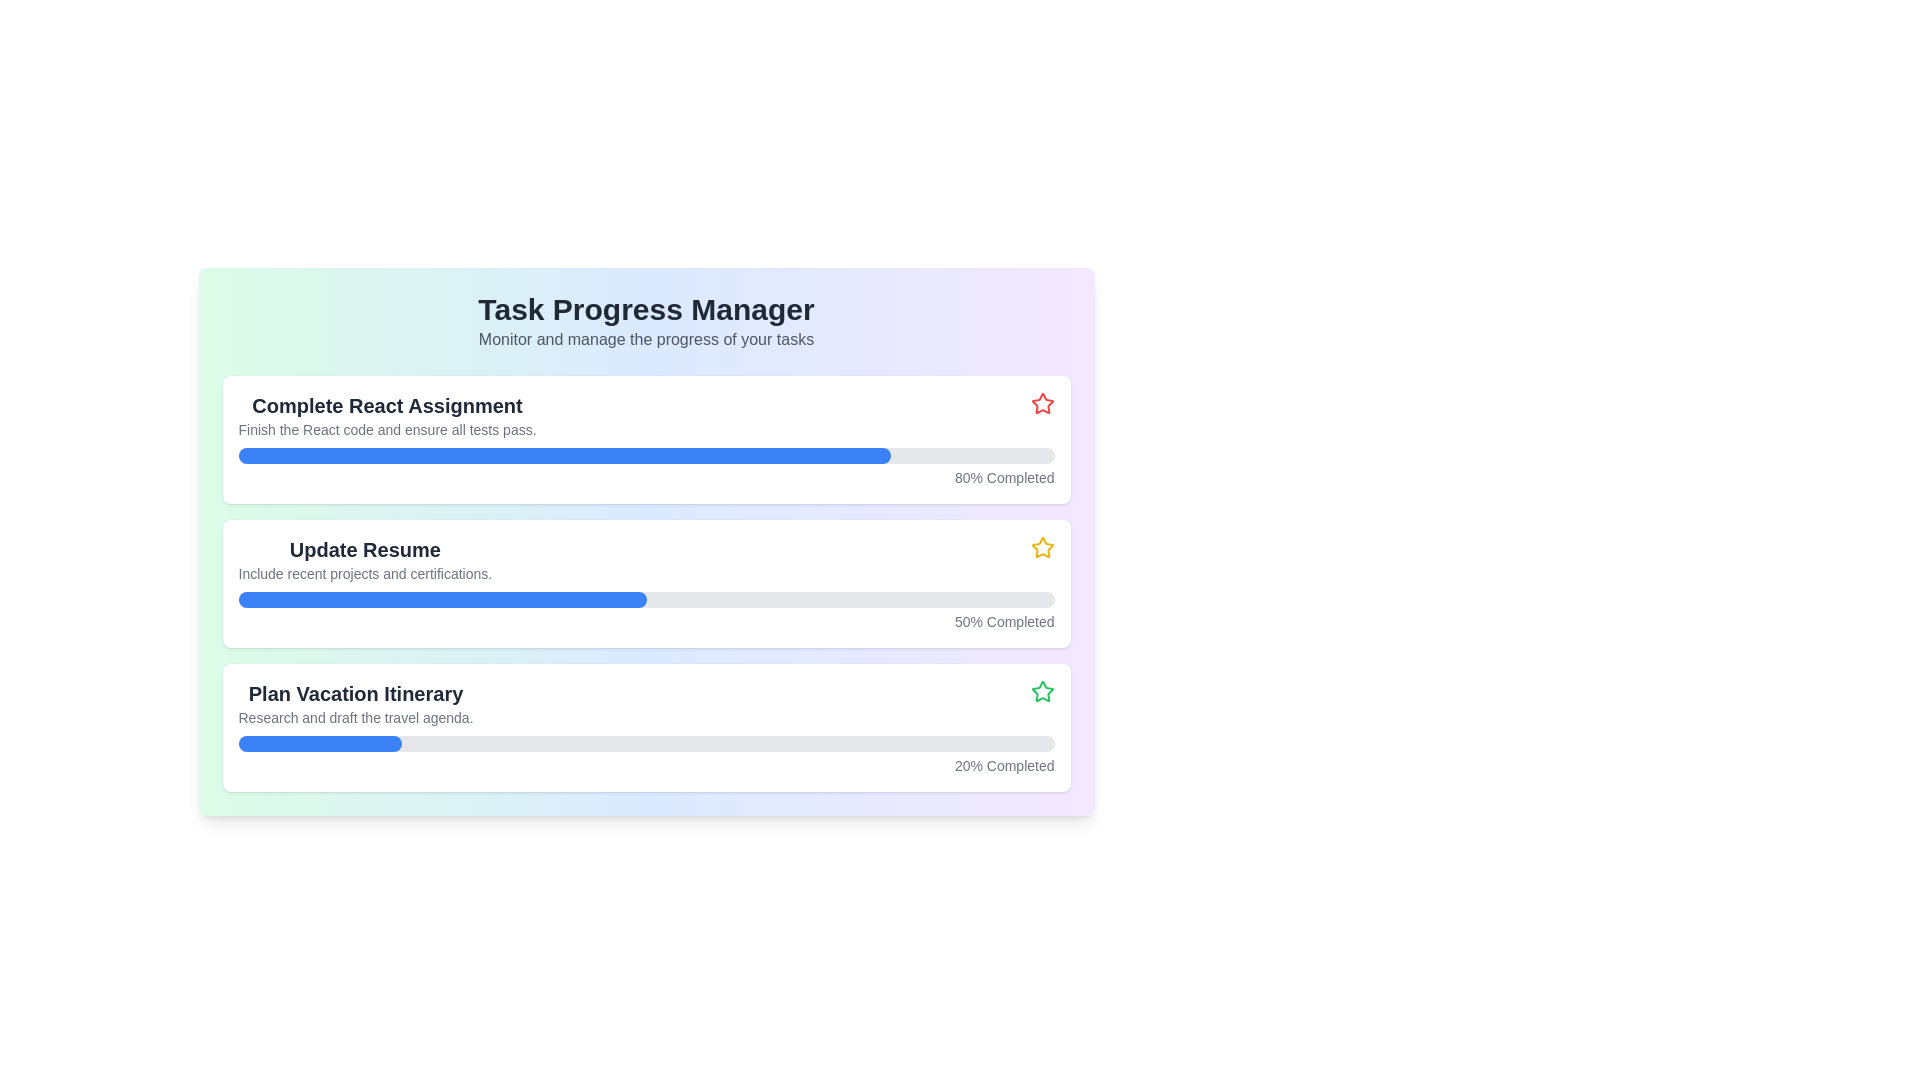 Image resolution: width=1920 pixels, height=1080 pixels. I want to click on the task item titled 'Plan Vacation Itinerary' with a description 'Research and draft the travel agenda', so click(646, 703).